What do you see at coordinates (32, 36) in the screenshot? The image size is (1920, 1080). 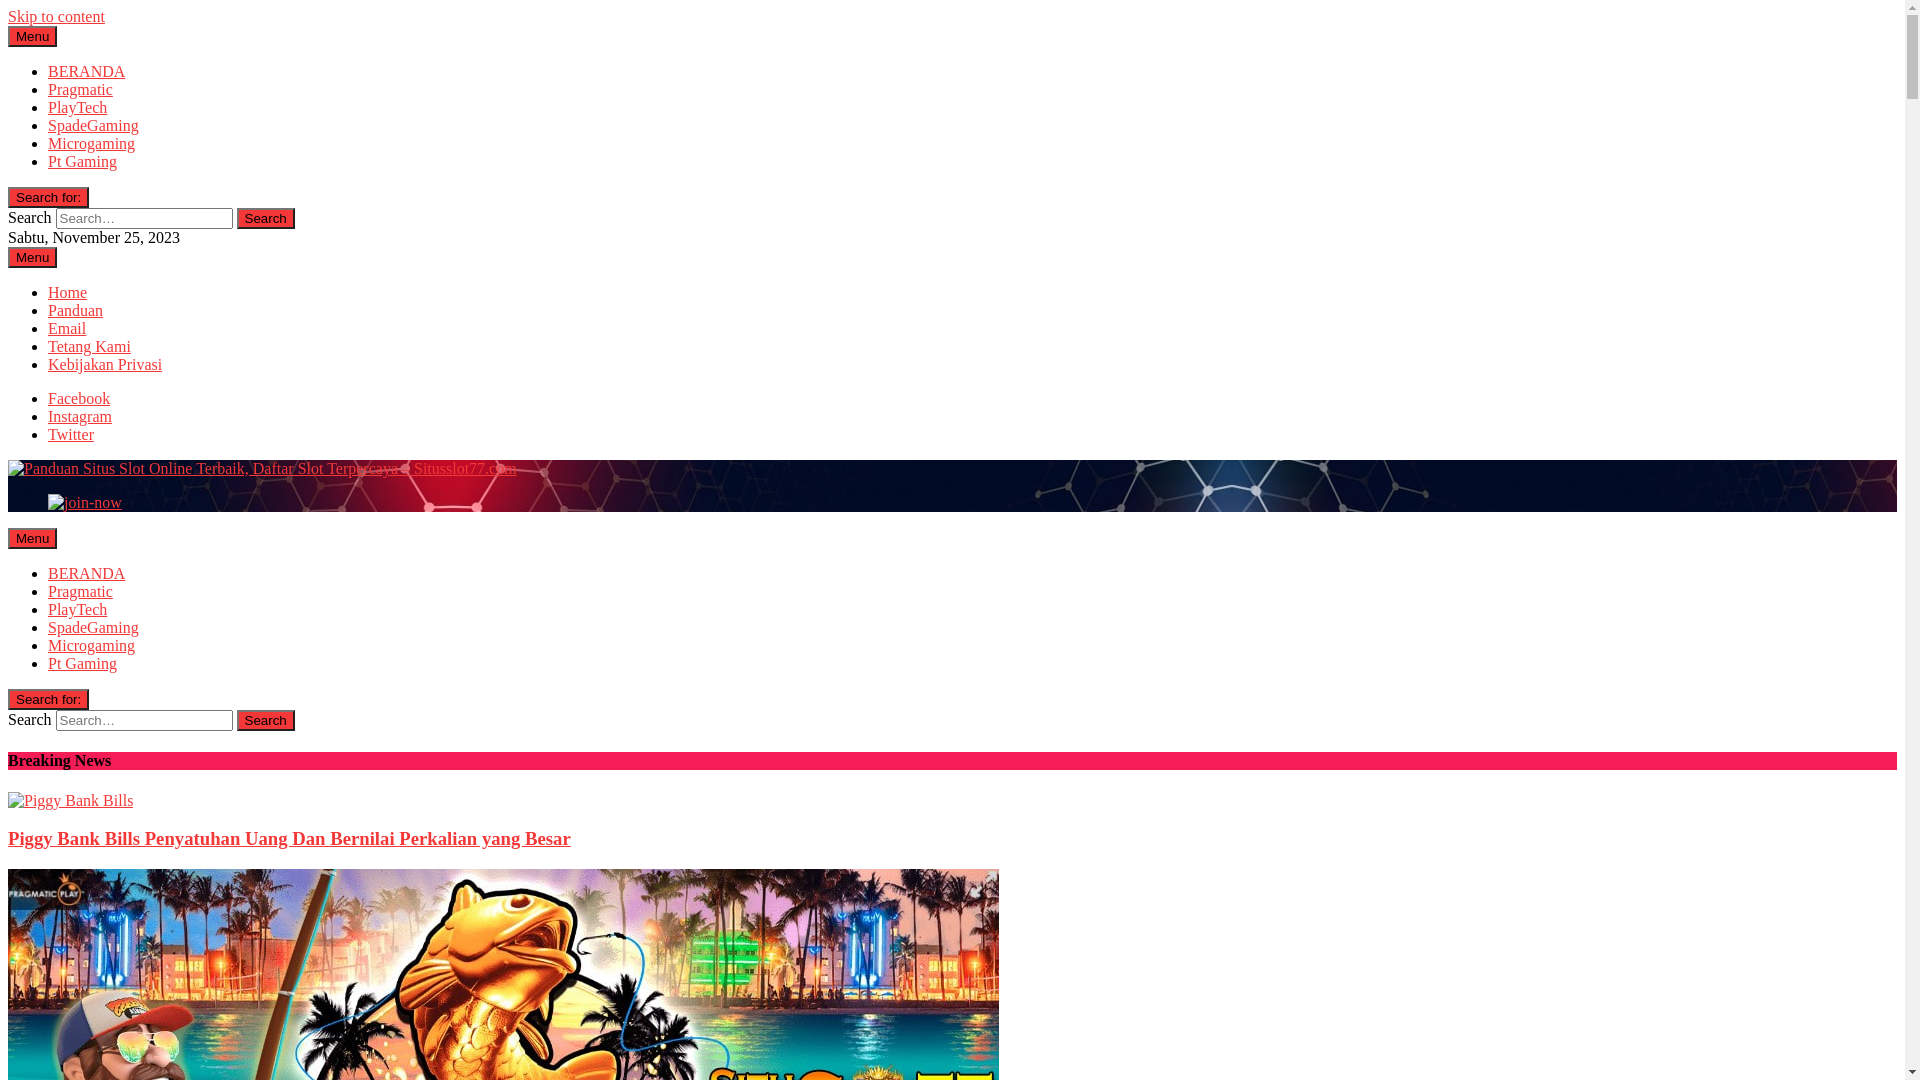 I see `'Menu'` at bounding box center [32, 36].